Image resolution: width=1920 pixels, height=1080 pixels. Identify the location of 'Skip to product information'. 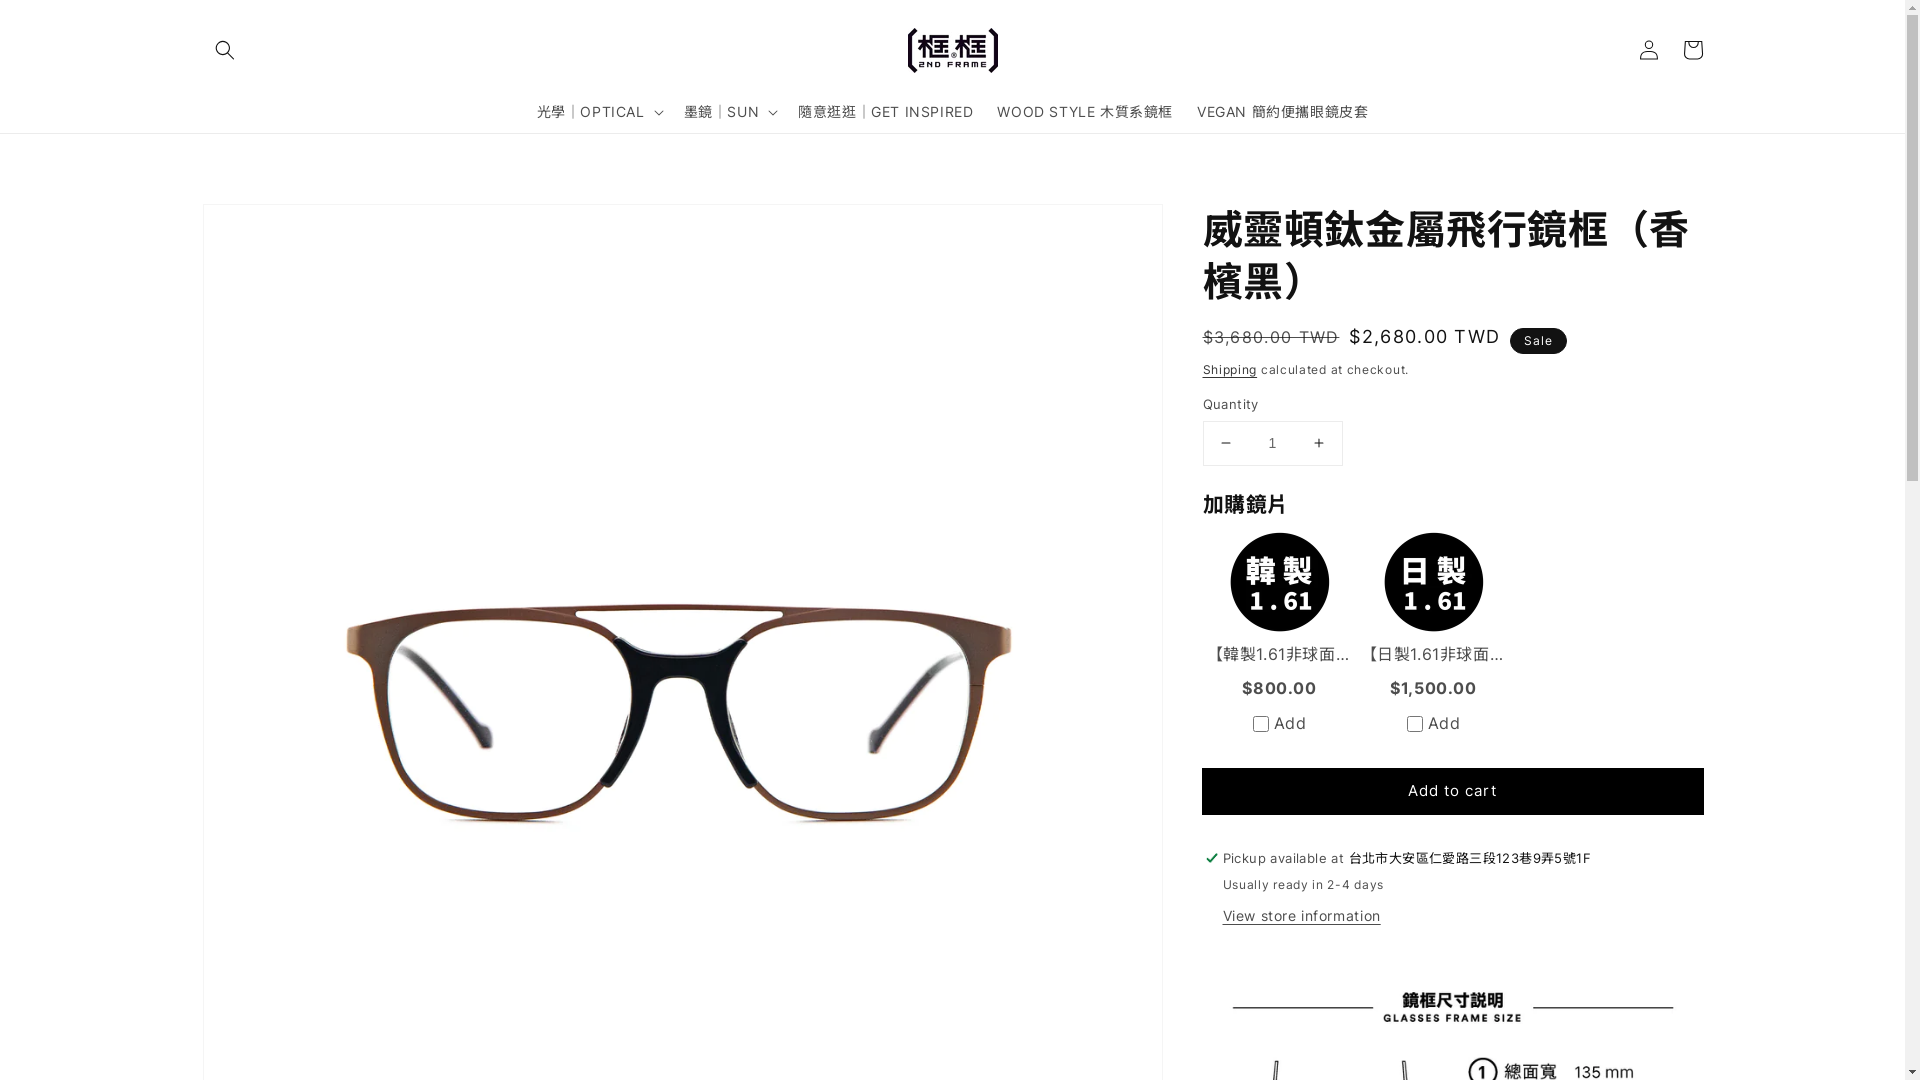
(201, 225).